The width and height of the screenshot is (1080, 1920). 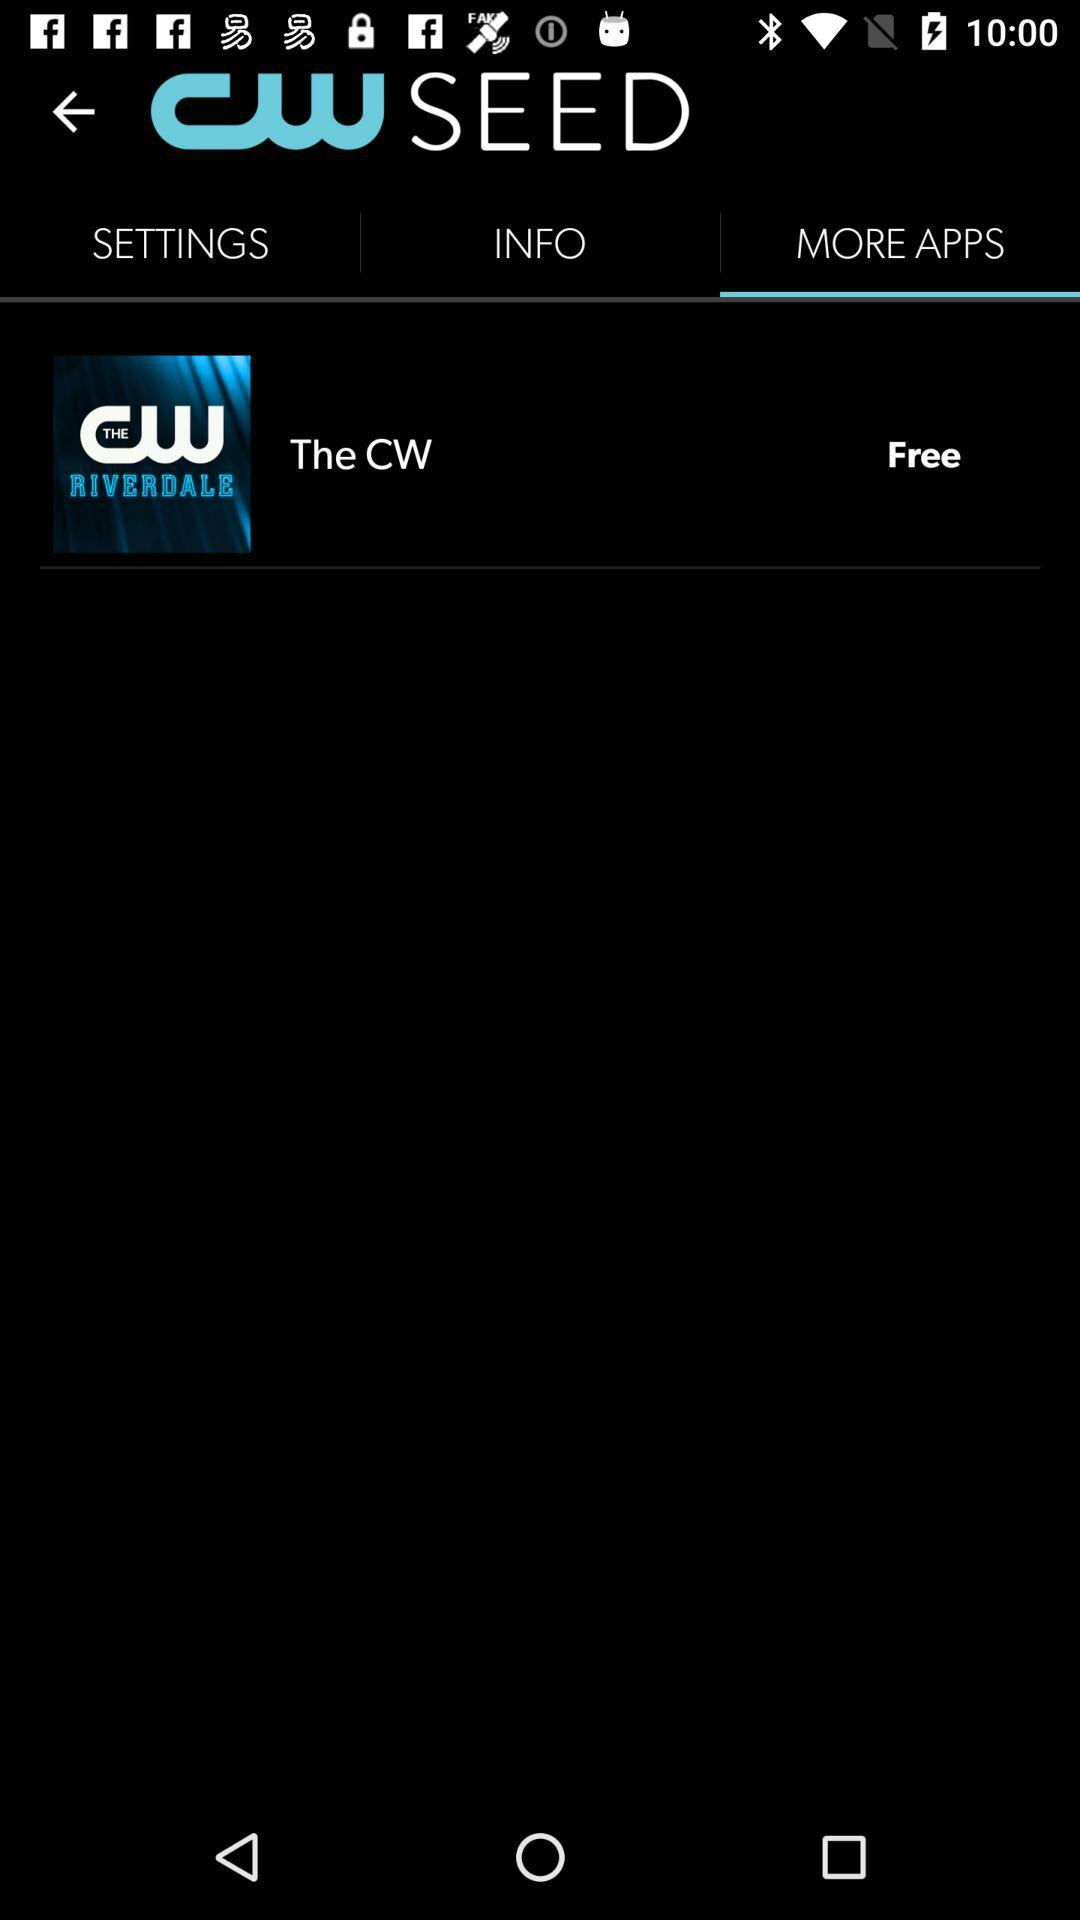 What do you see at coordinates (150, 453) in the screenshot?
I see `icon below the settings item` at bounding box center [150, 453].